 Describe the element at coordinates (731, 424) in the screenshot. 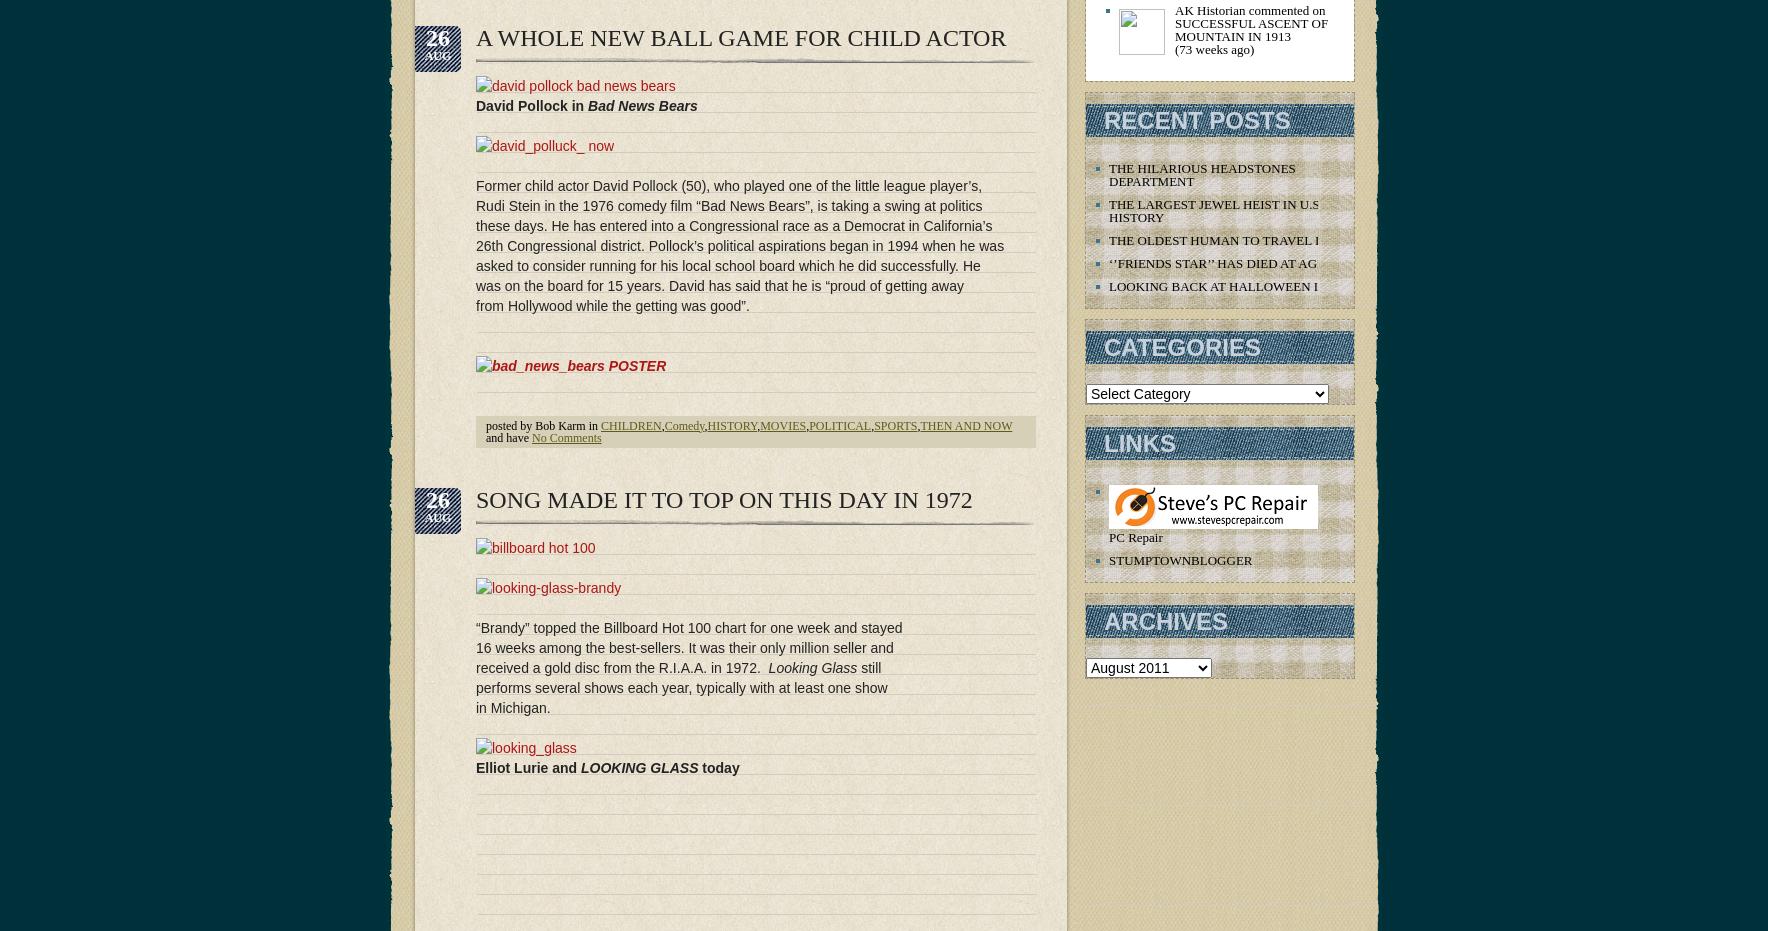

I see `'HISTORY'` at that location.